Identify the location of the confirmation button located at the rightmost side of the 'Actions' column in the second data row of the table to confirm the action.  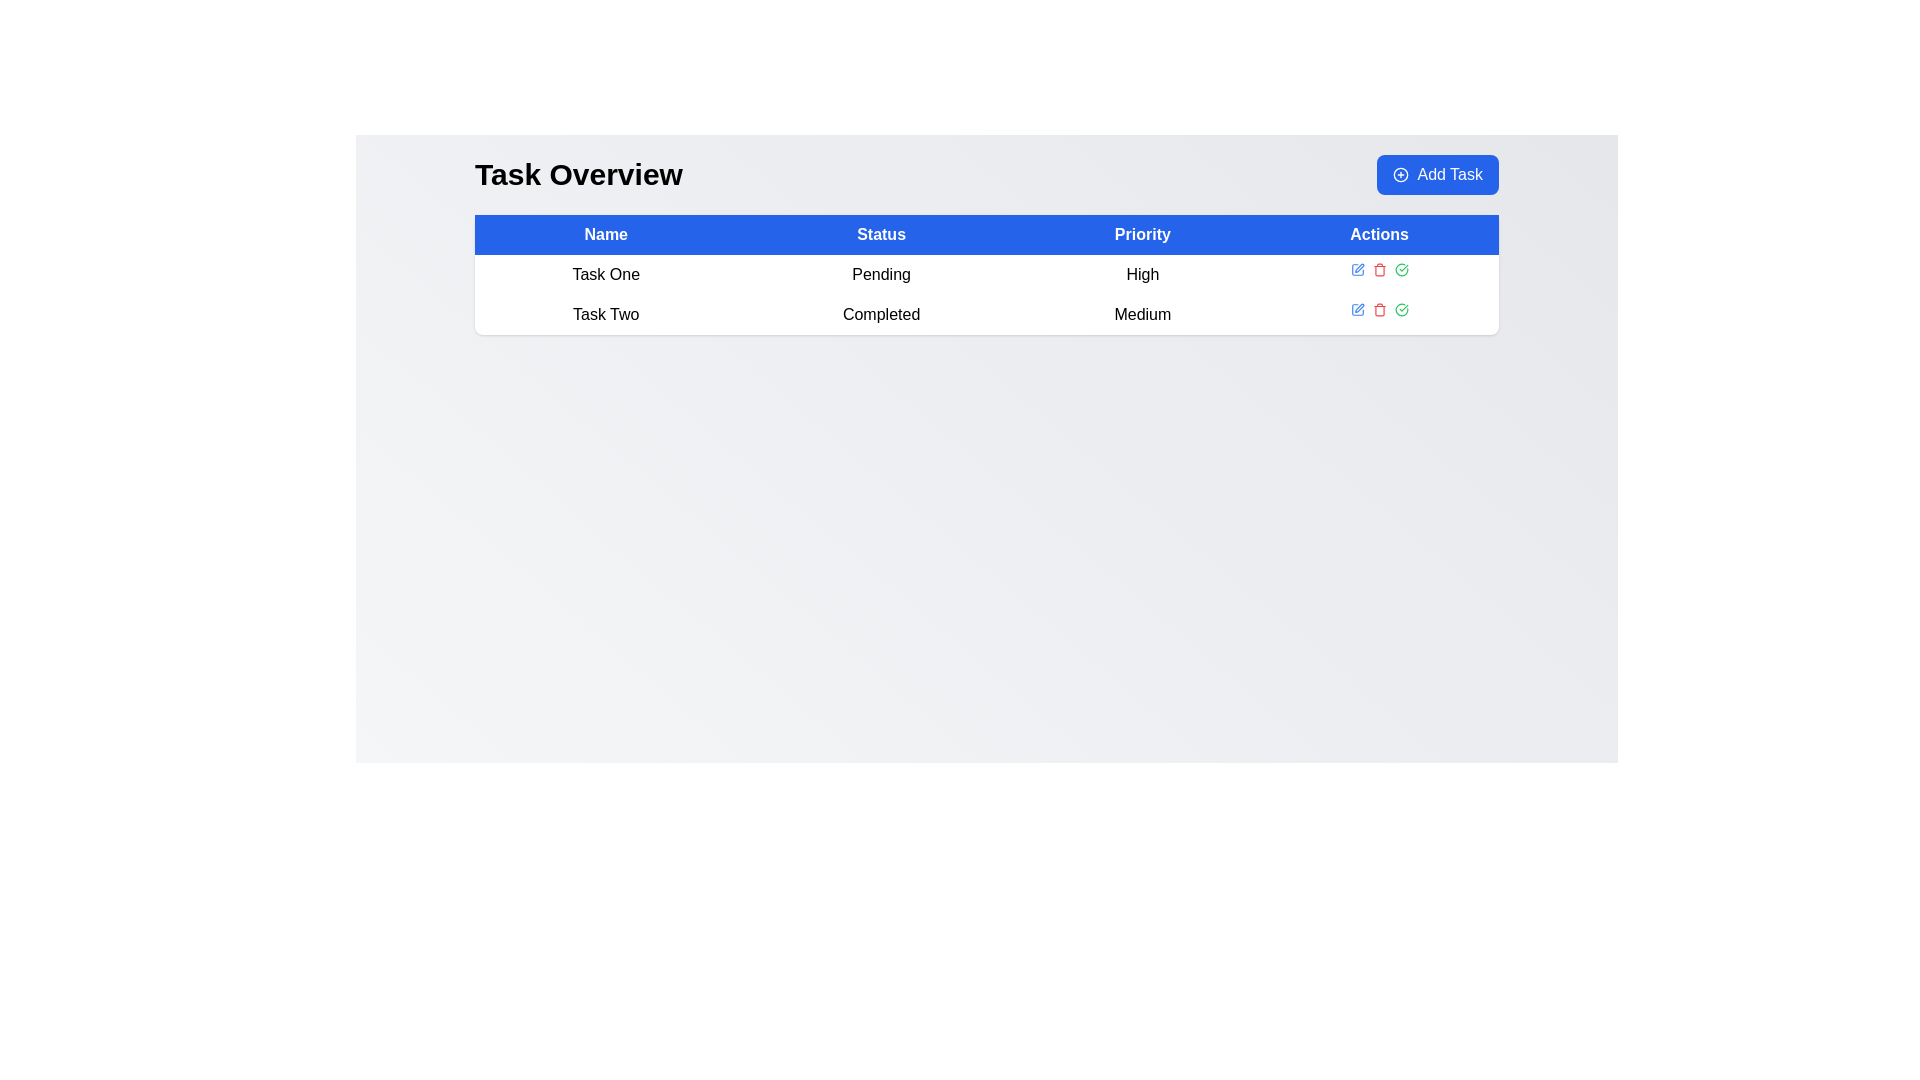
(1400, 309).